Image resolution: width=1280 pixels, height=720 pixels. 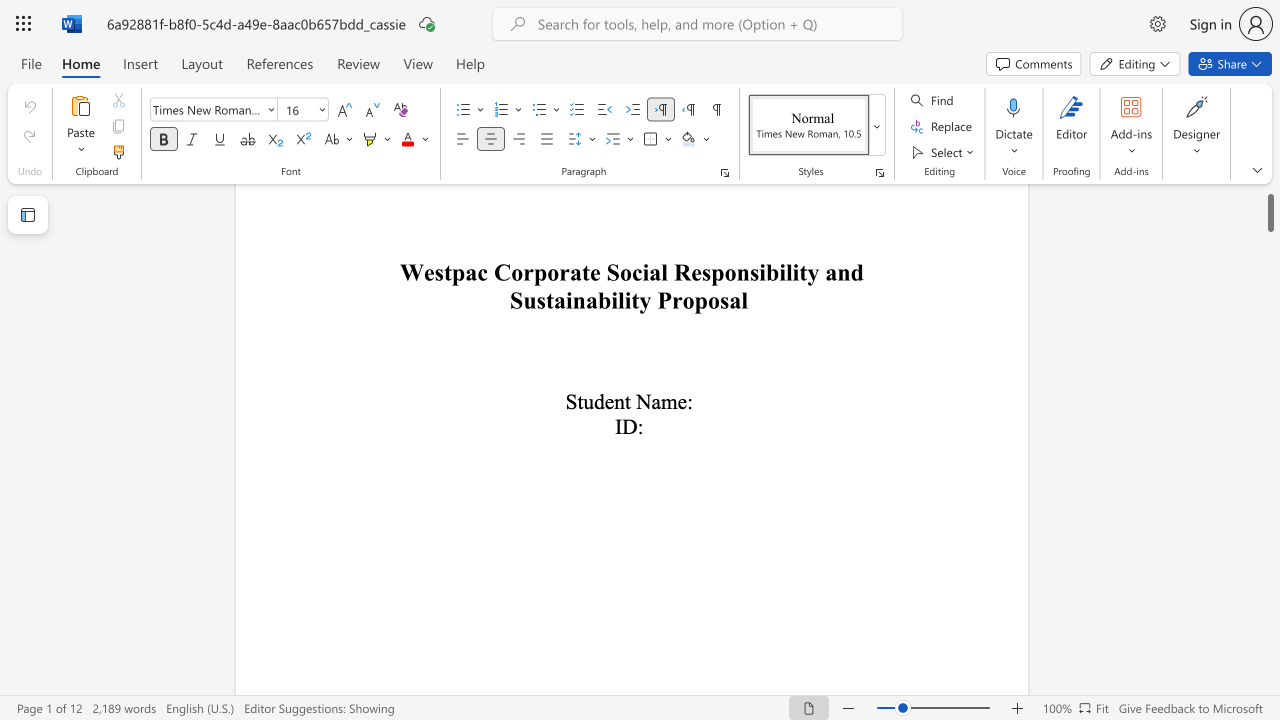 I want to click on the subset text "rporate Social Responsibility and Sustainability Prop" within the text "Westpac Corporate Social Responsibility and Sustainability Proposal", so click(x=523, y=272).